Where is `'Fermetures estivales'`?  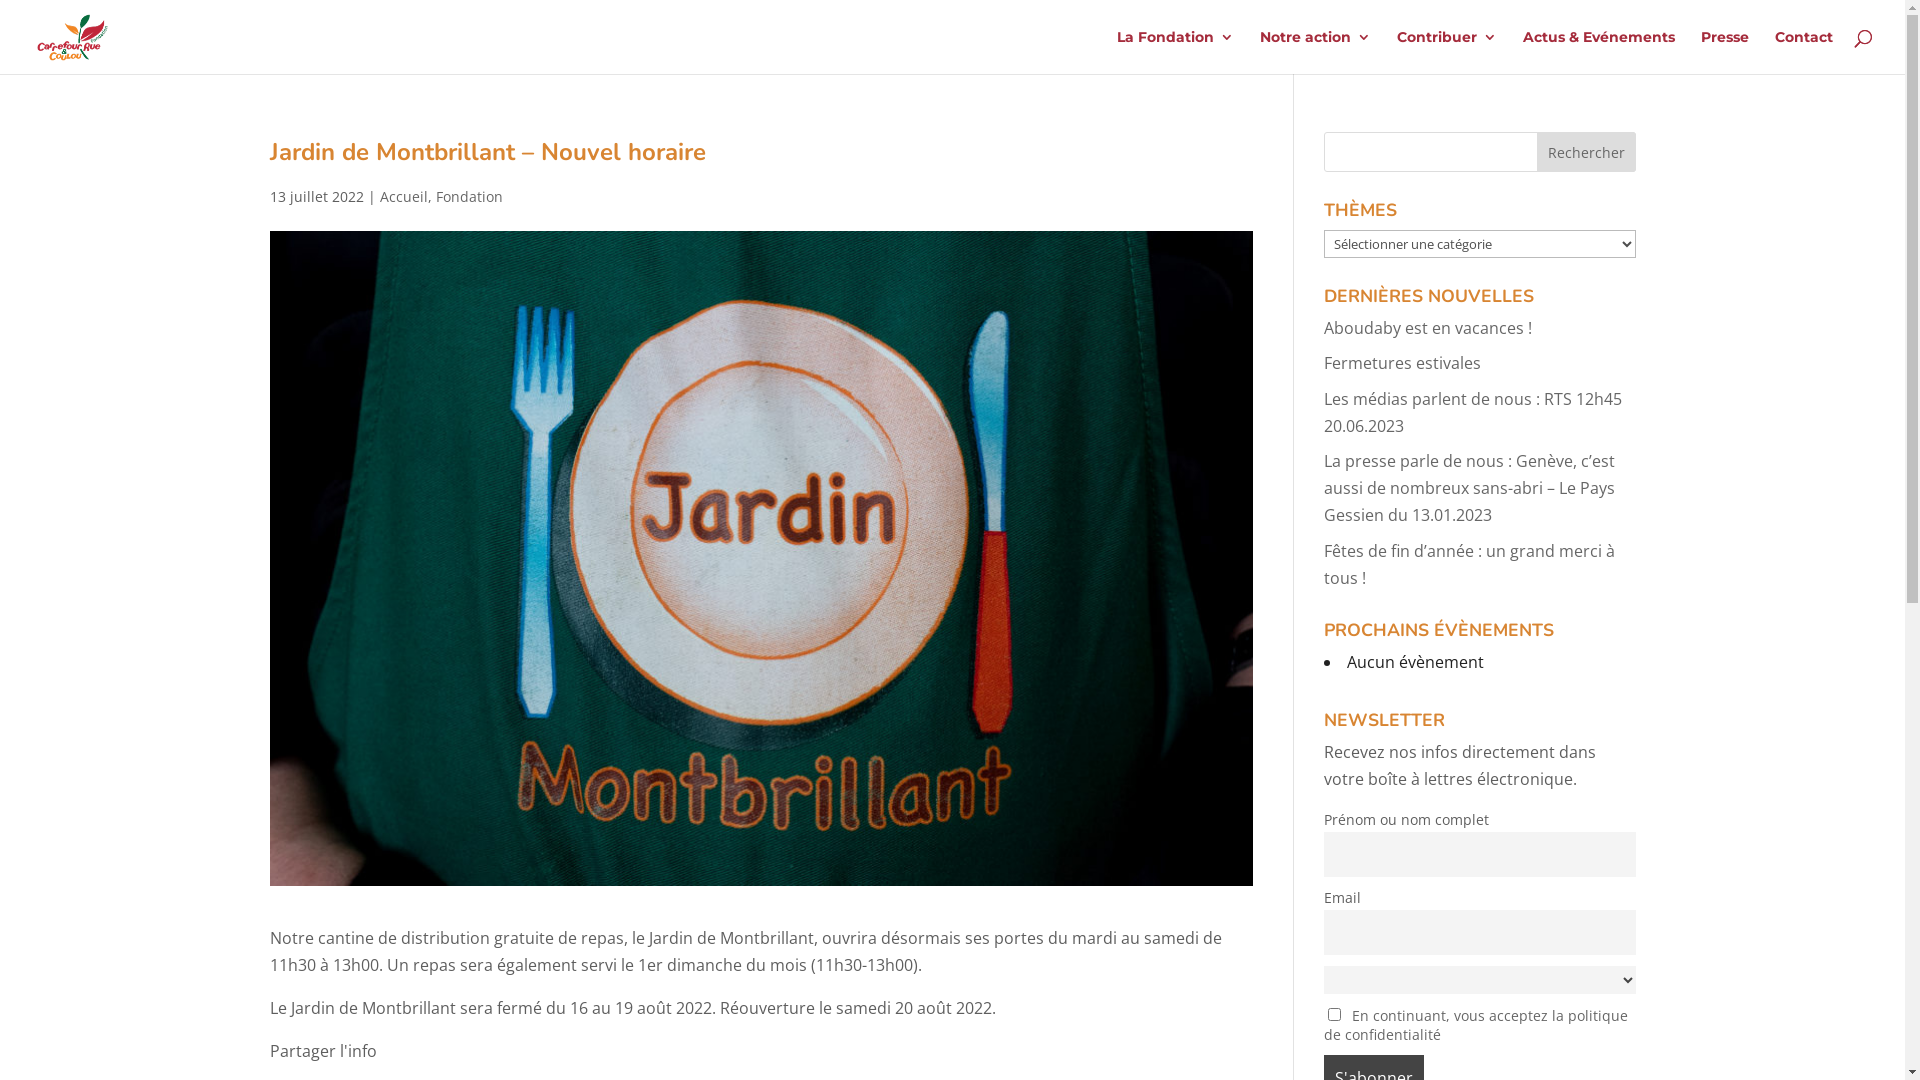
'Fermetures estivales' is located at coordinates (1324, 362).